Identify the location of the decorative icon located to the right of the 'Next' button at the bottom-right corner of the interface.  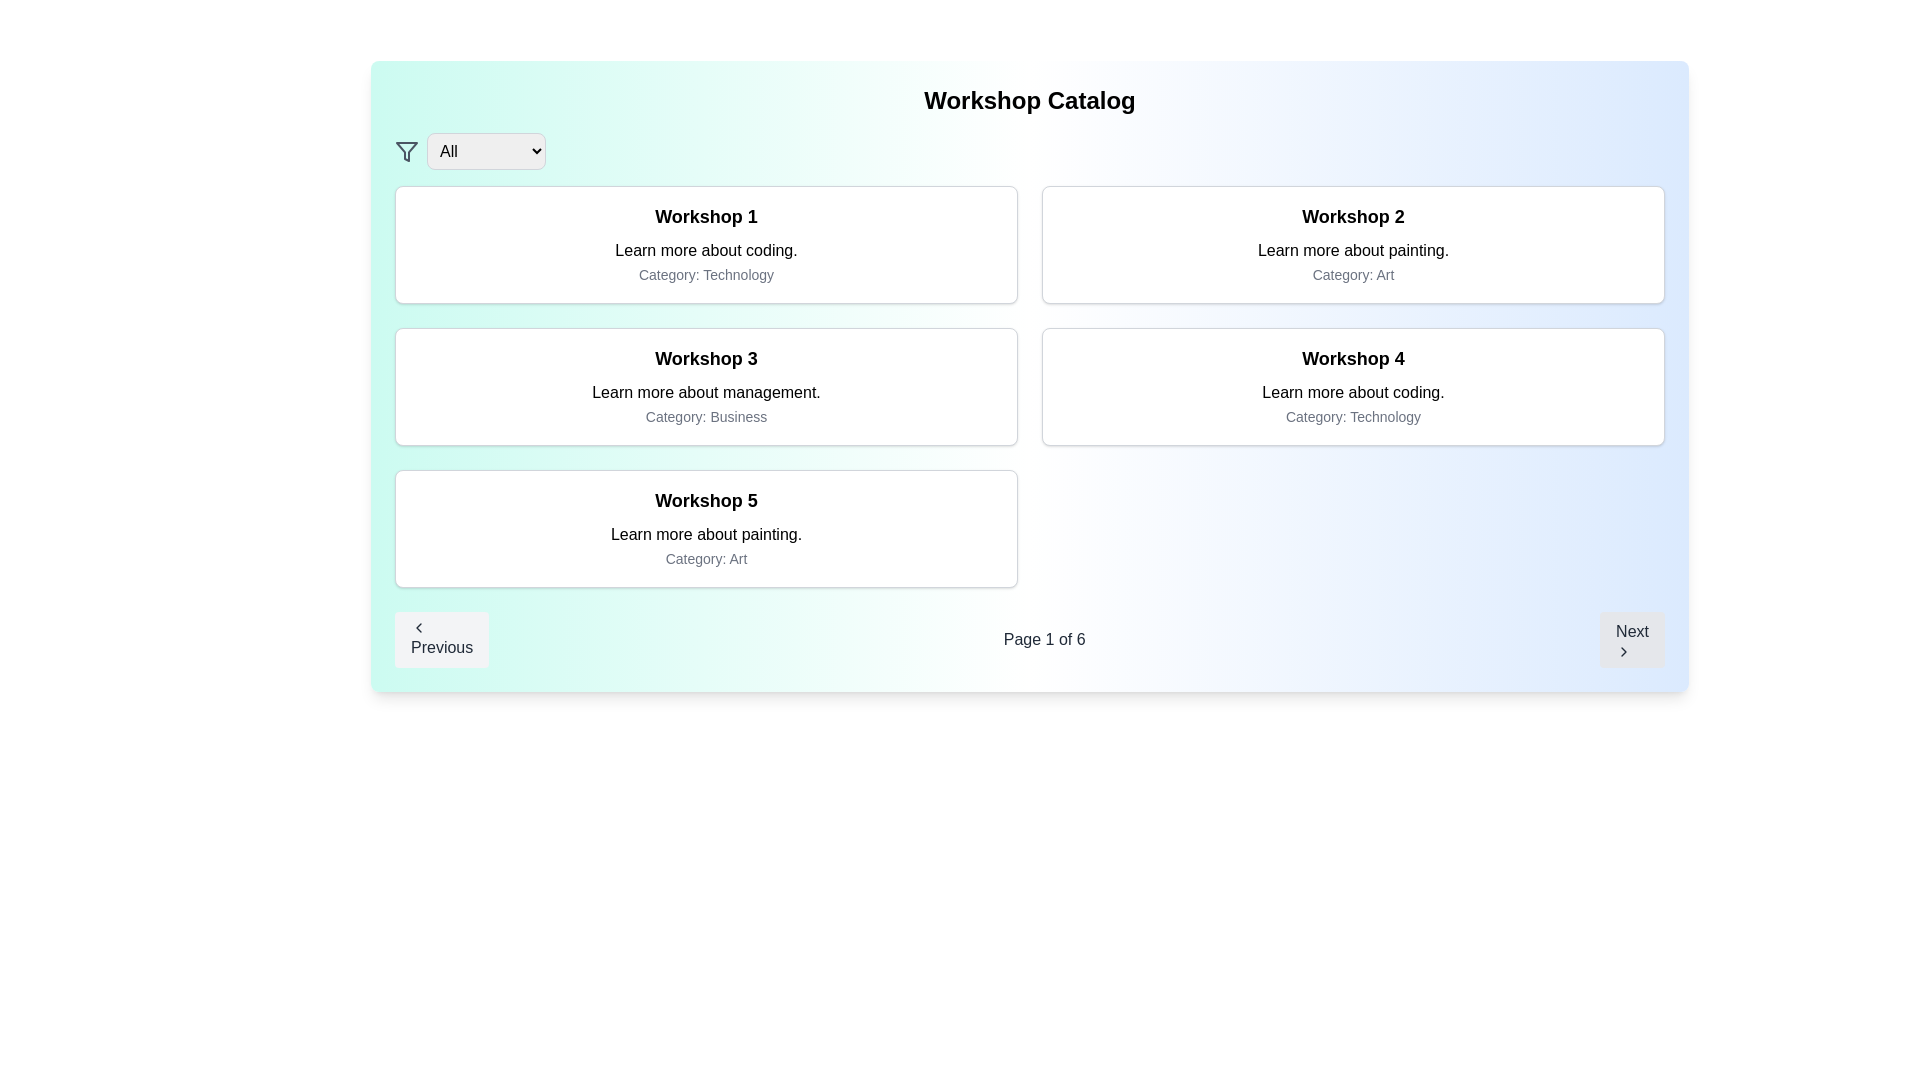
(1624, 651).